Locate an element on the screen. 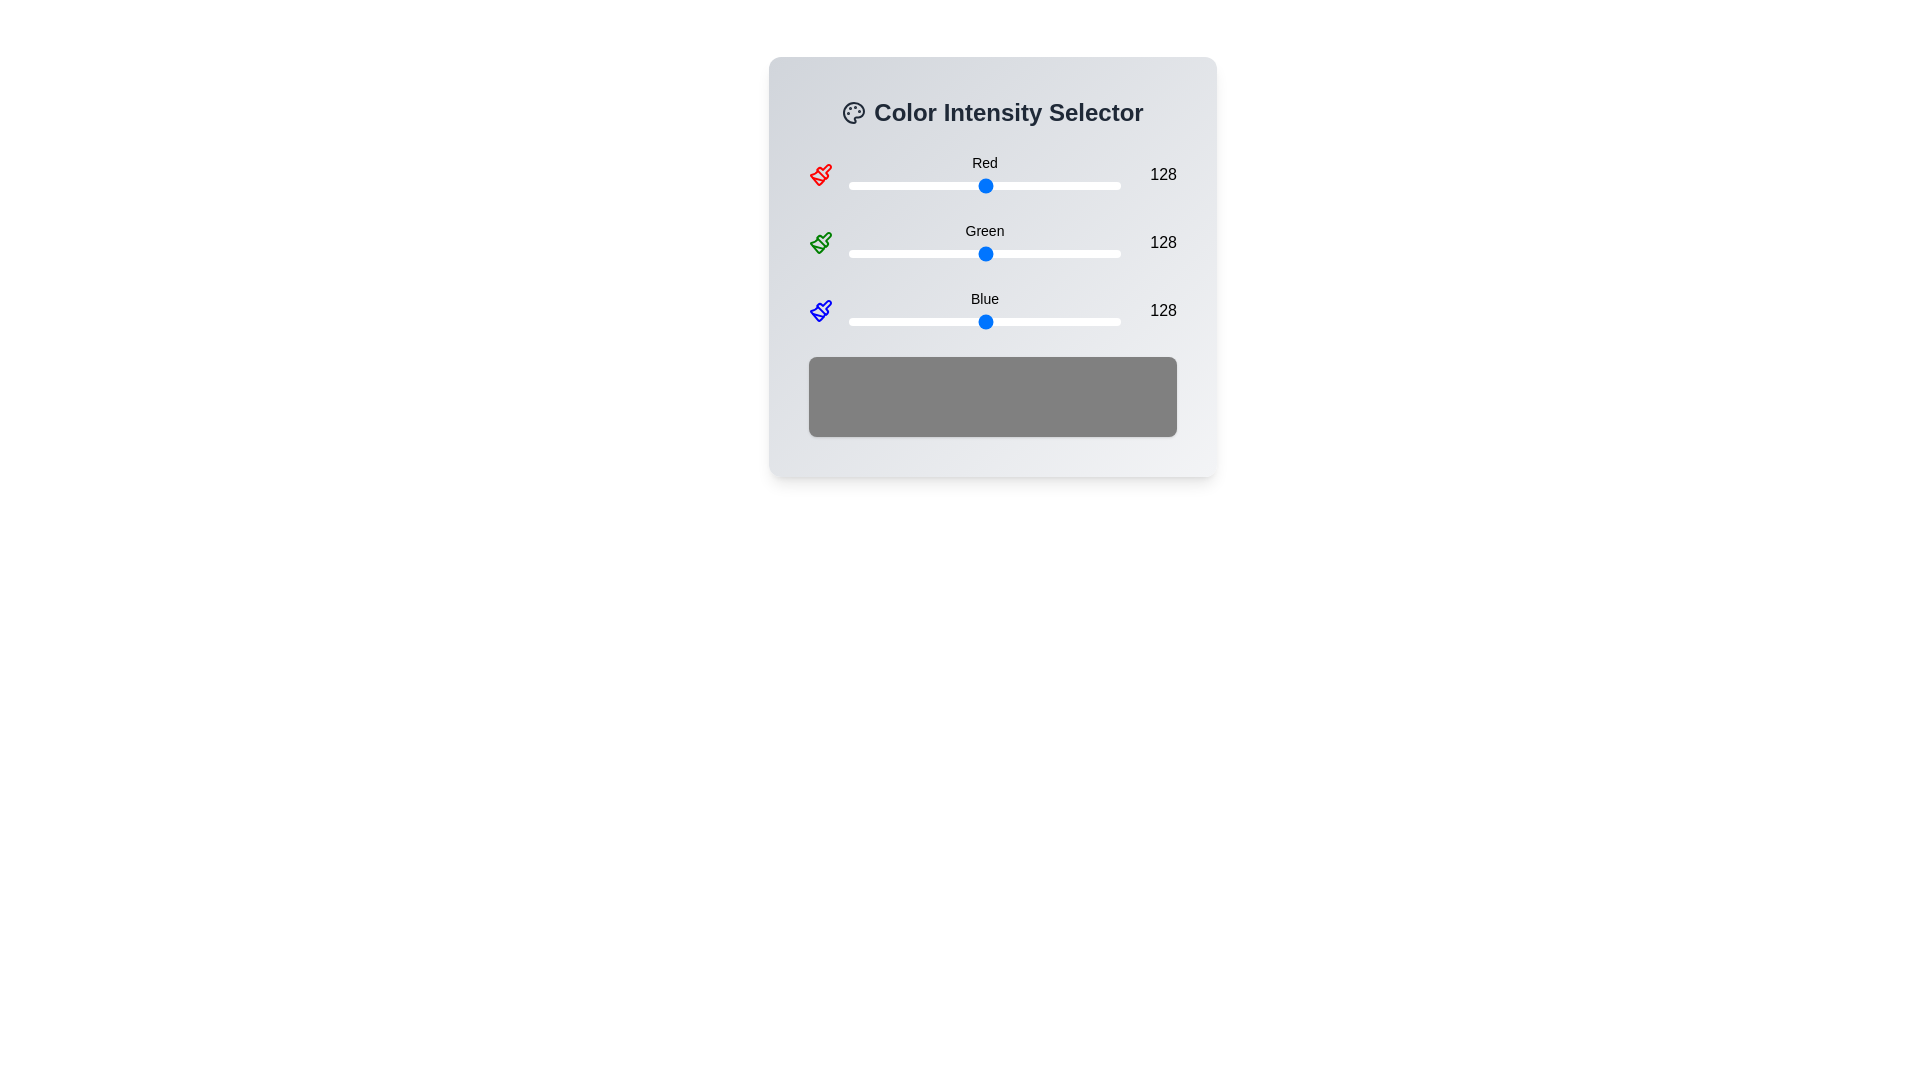 The height and width of the screenshot is (1080, 1920). the red intensity is located at coordinates (1040, 185).